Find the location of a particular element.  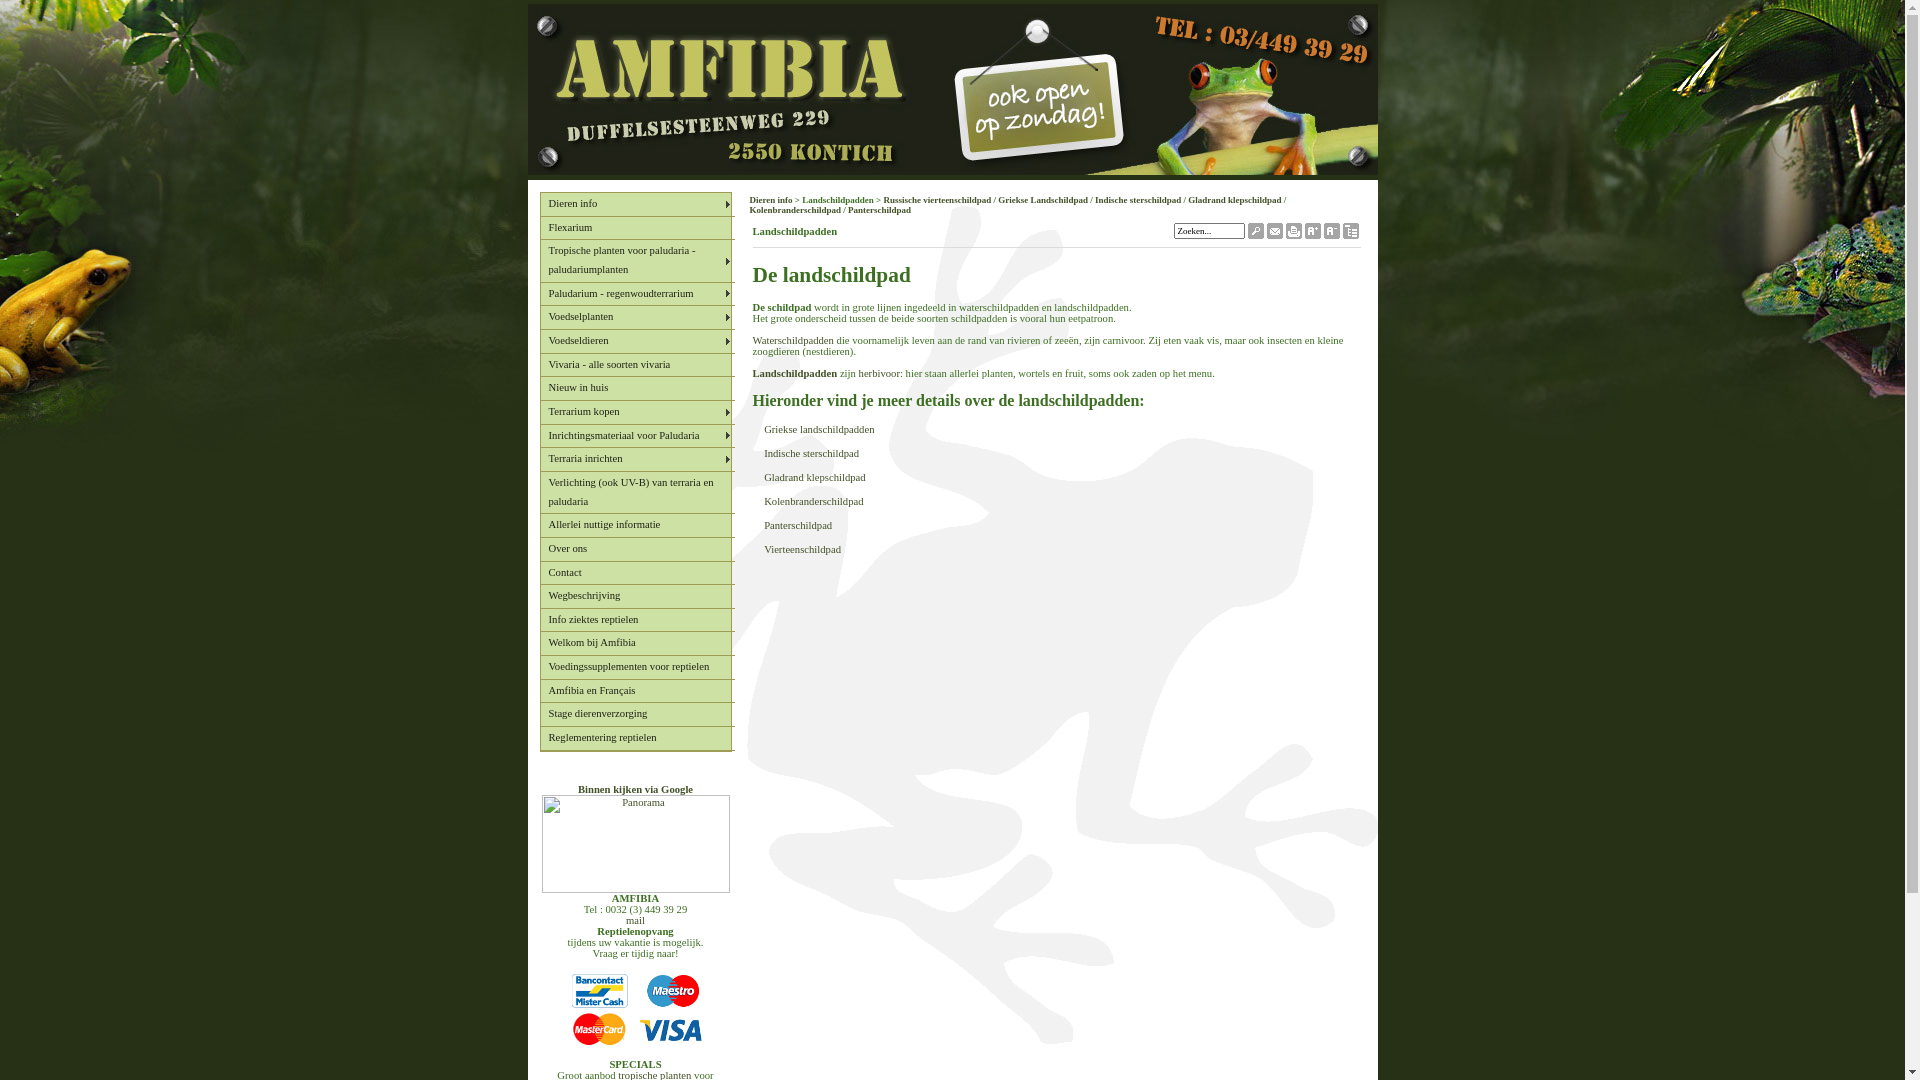

'Reglementering reptielen' is located at coordinates (636, 739).